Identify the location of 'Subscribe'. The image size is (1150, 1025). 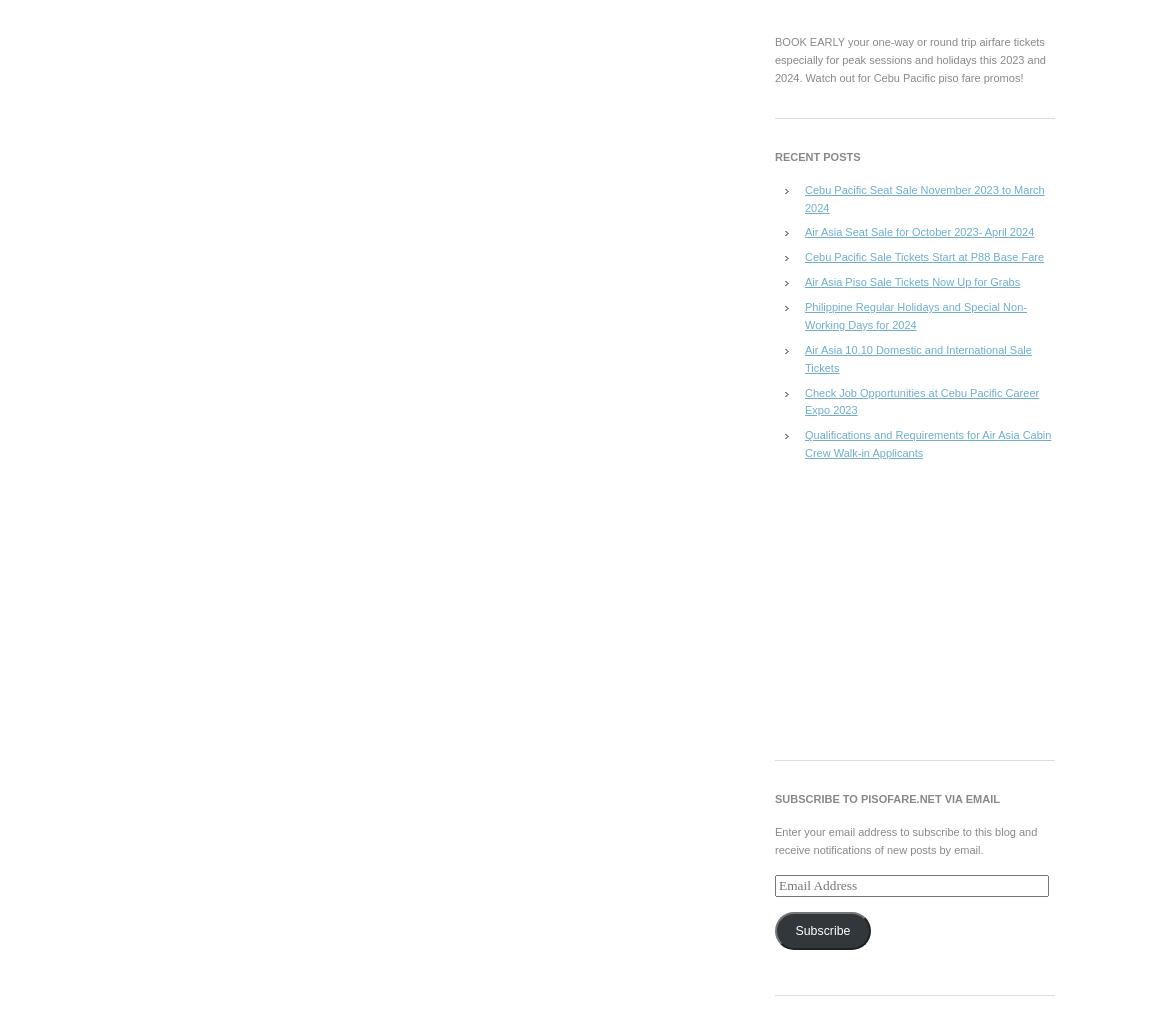
(821, 928).